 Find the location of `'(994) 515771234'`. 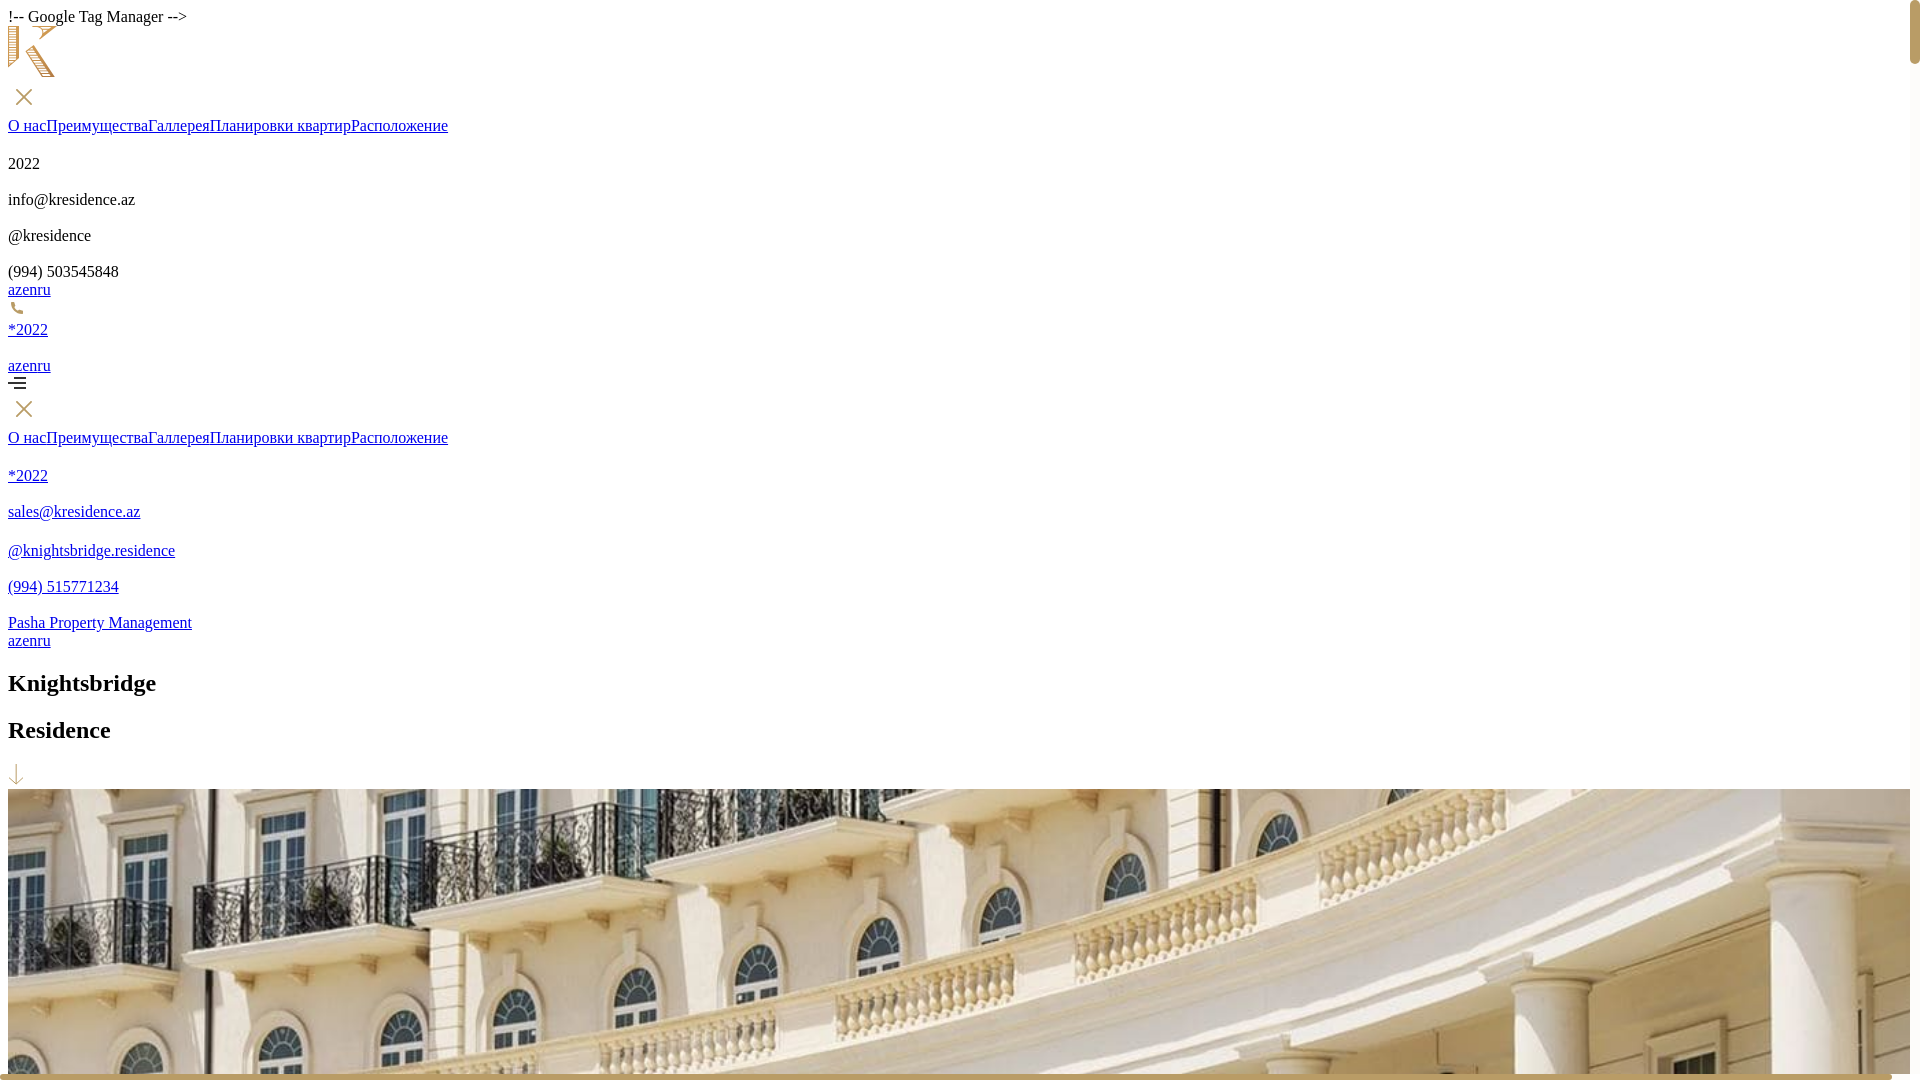

'(994) 515771234' is located at coordinates (954, 578).